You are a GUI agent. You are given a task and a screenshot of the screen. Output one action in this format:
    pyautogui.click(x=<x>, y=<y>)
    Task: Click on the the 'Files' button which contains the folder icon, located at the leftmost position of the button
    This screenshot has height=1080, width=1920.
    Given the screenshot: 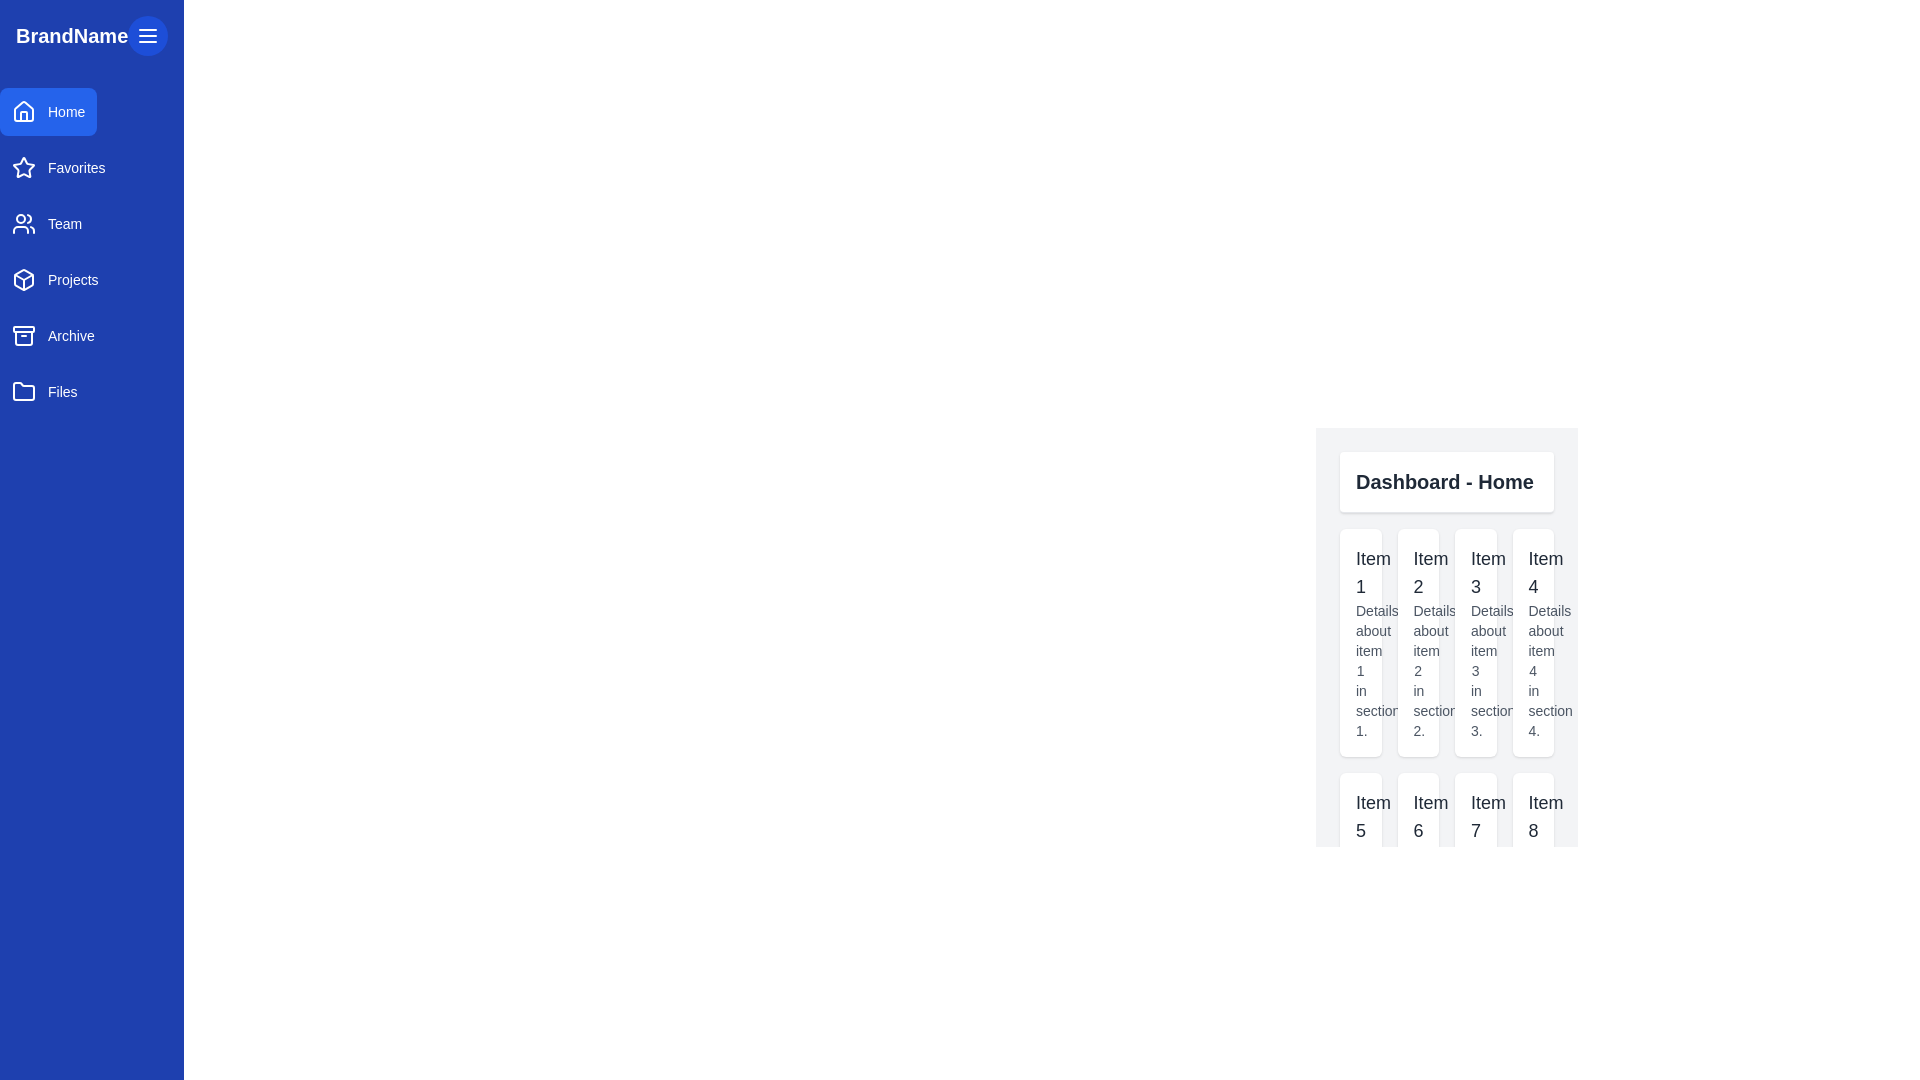 What is the action you would take?
    pyautogui.click(x=24, y=392)
    